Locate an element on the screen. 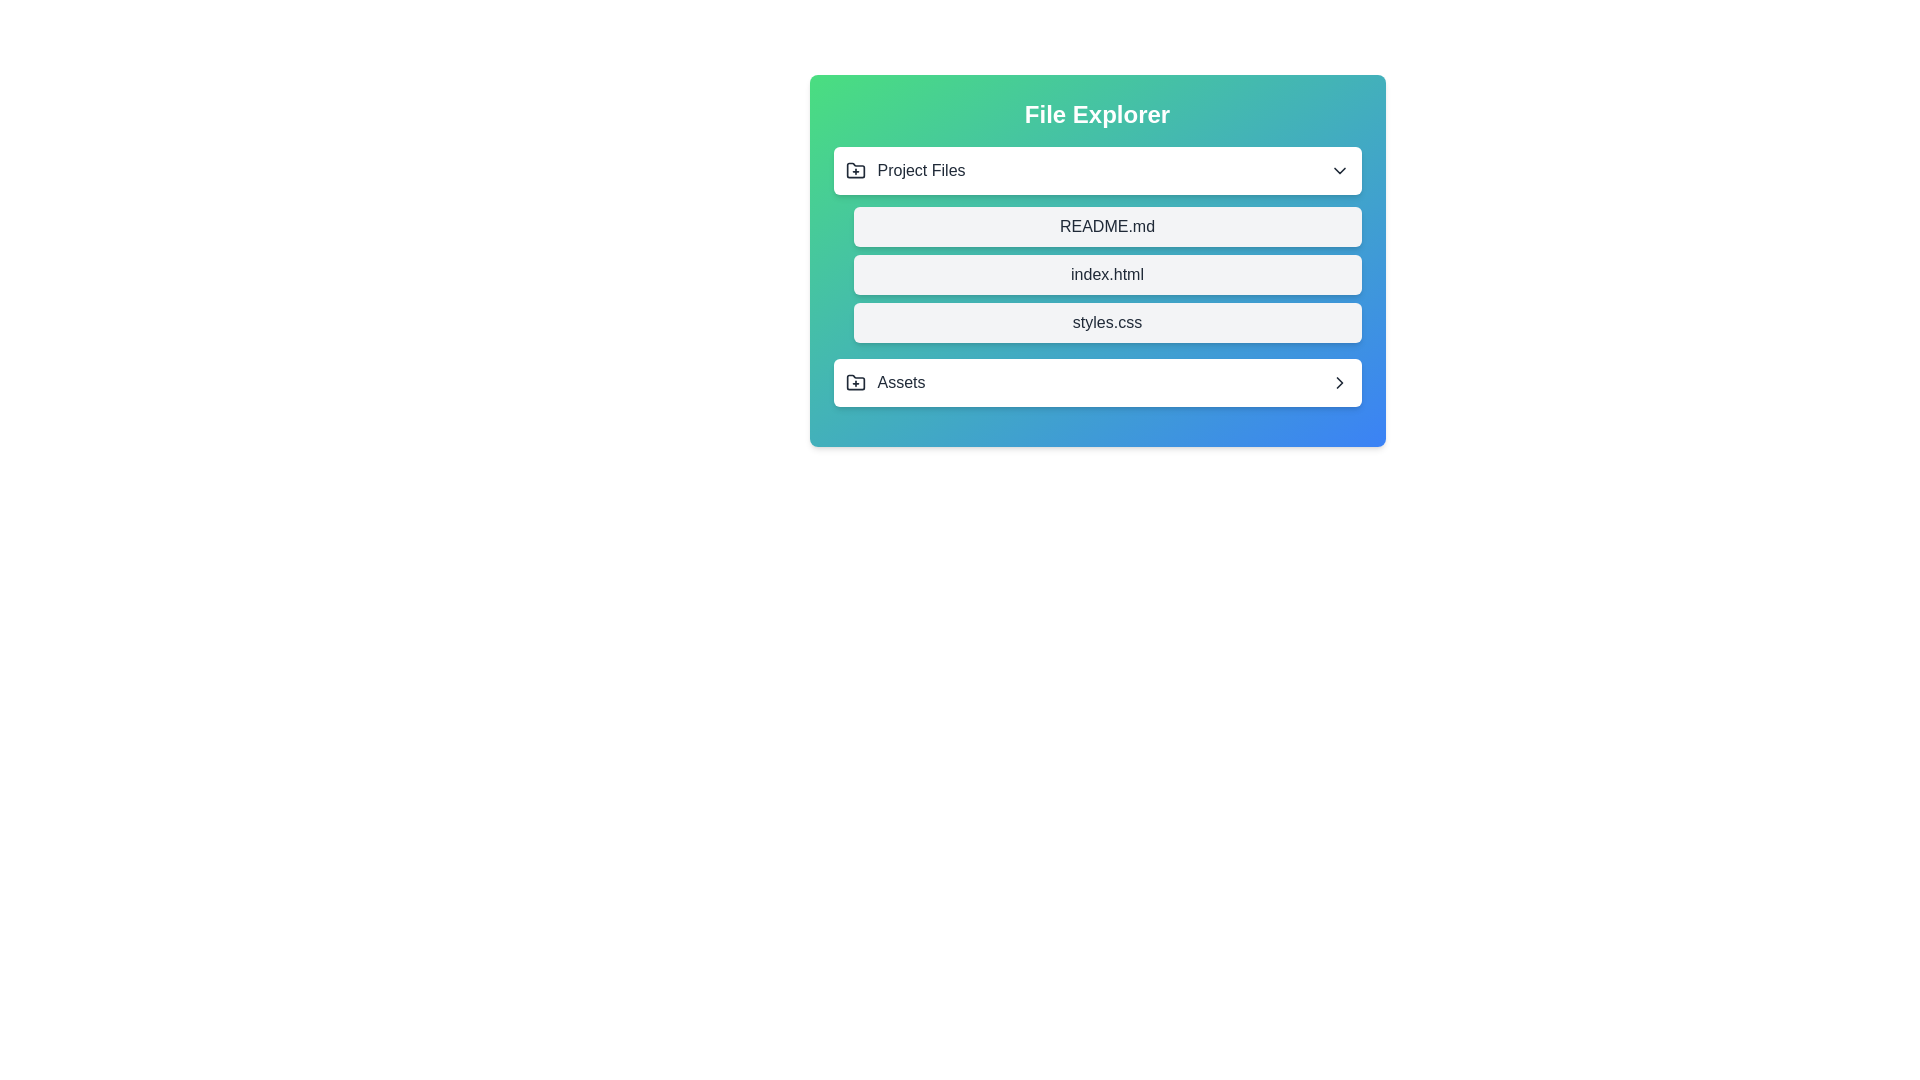 The image size is (1920, 1080). the chevron icon located on the far right side of the 'Assets' folder row is located at coordinates (1339, 382).